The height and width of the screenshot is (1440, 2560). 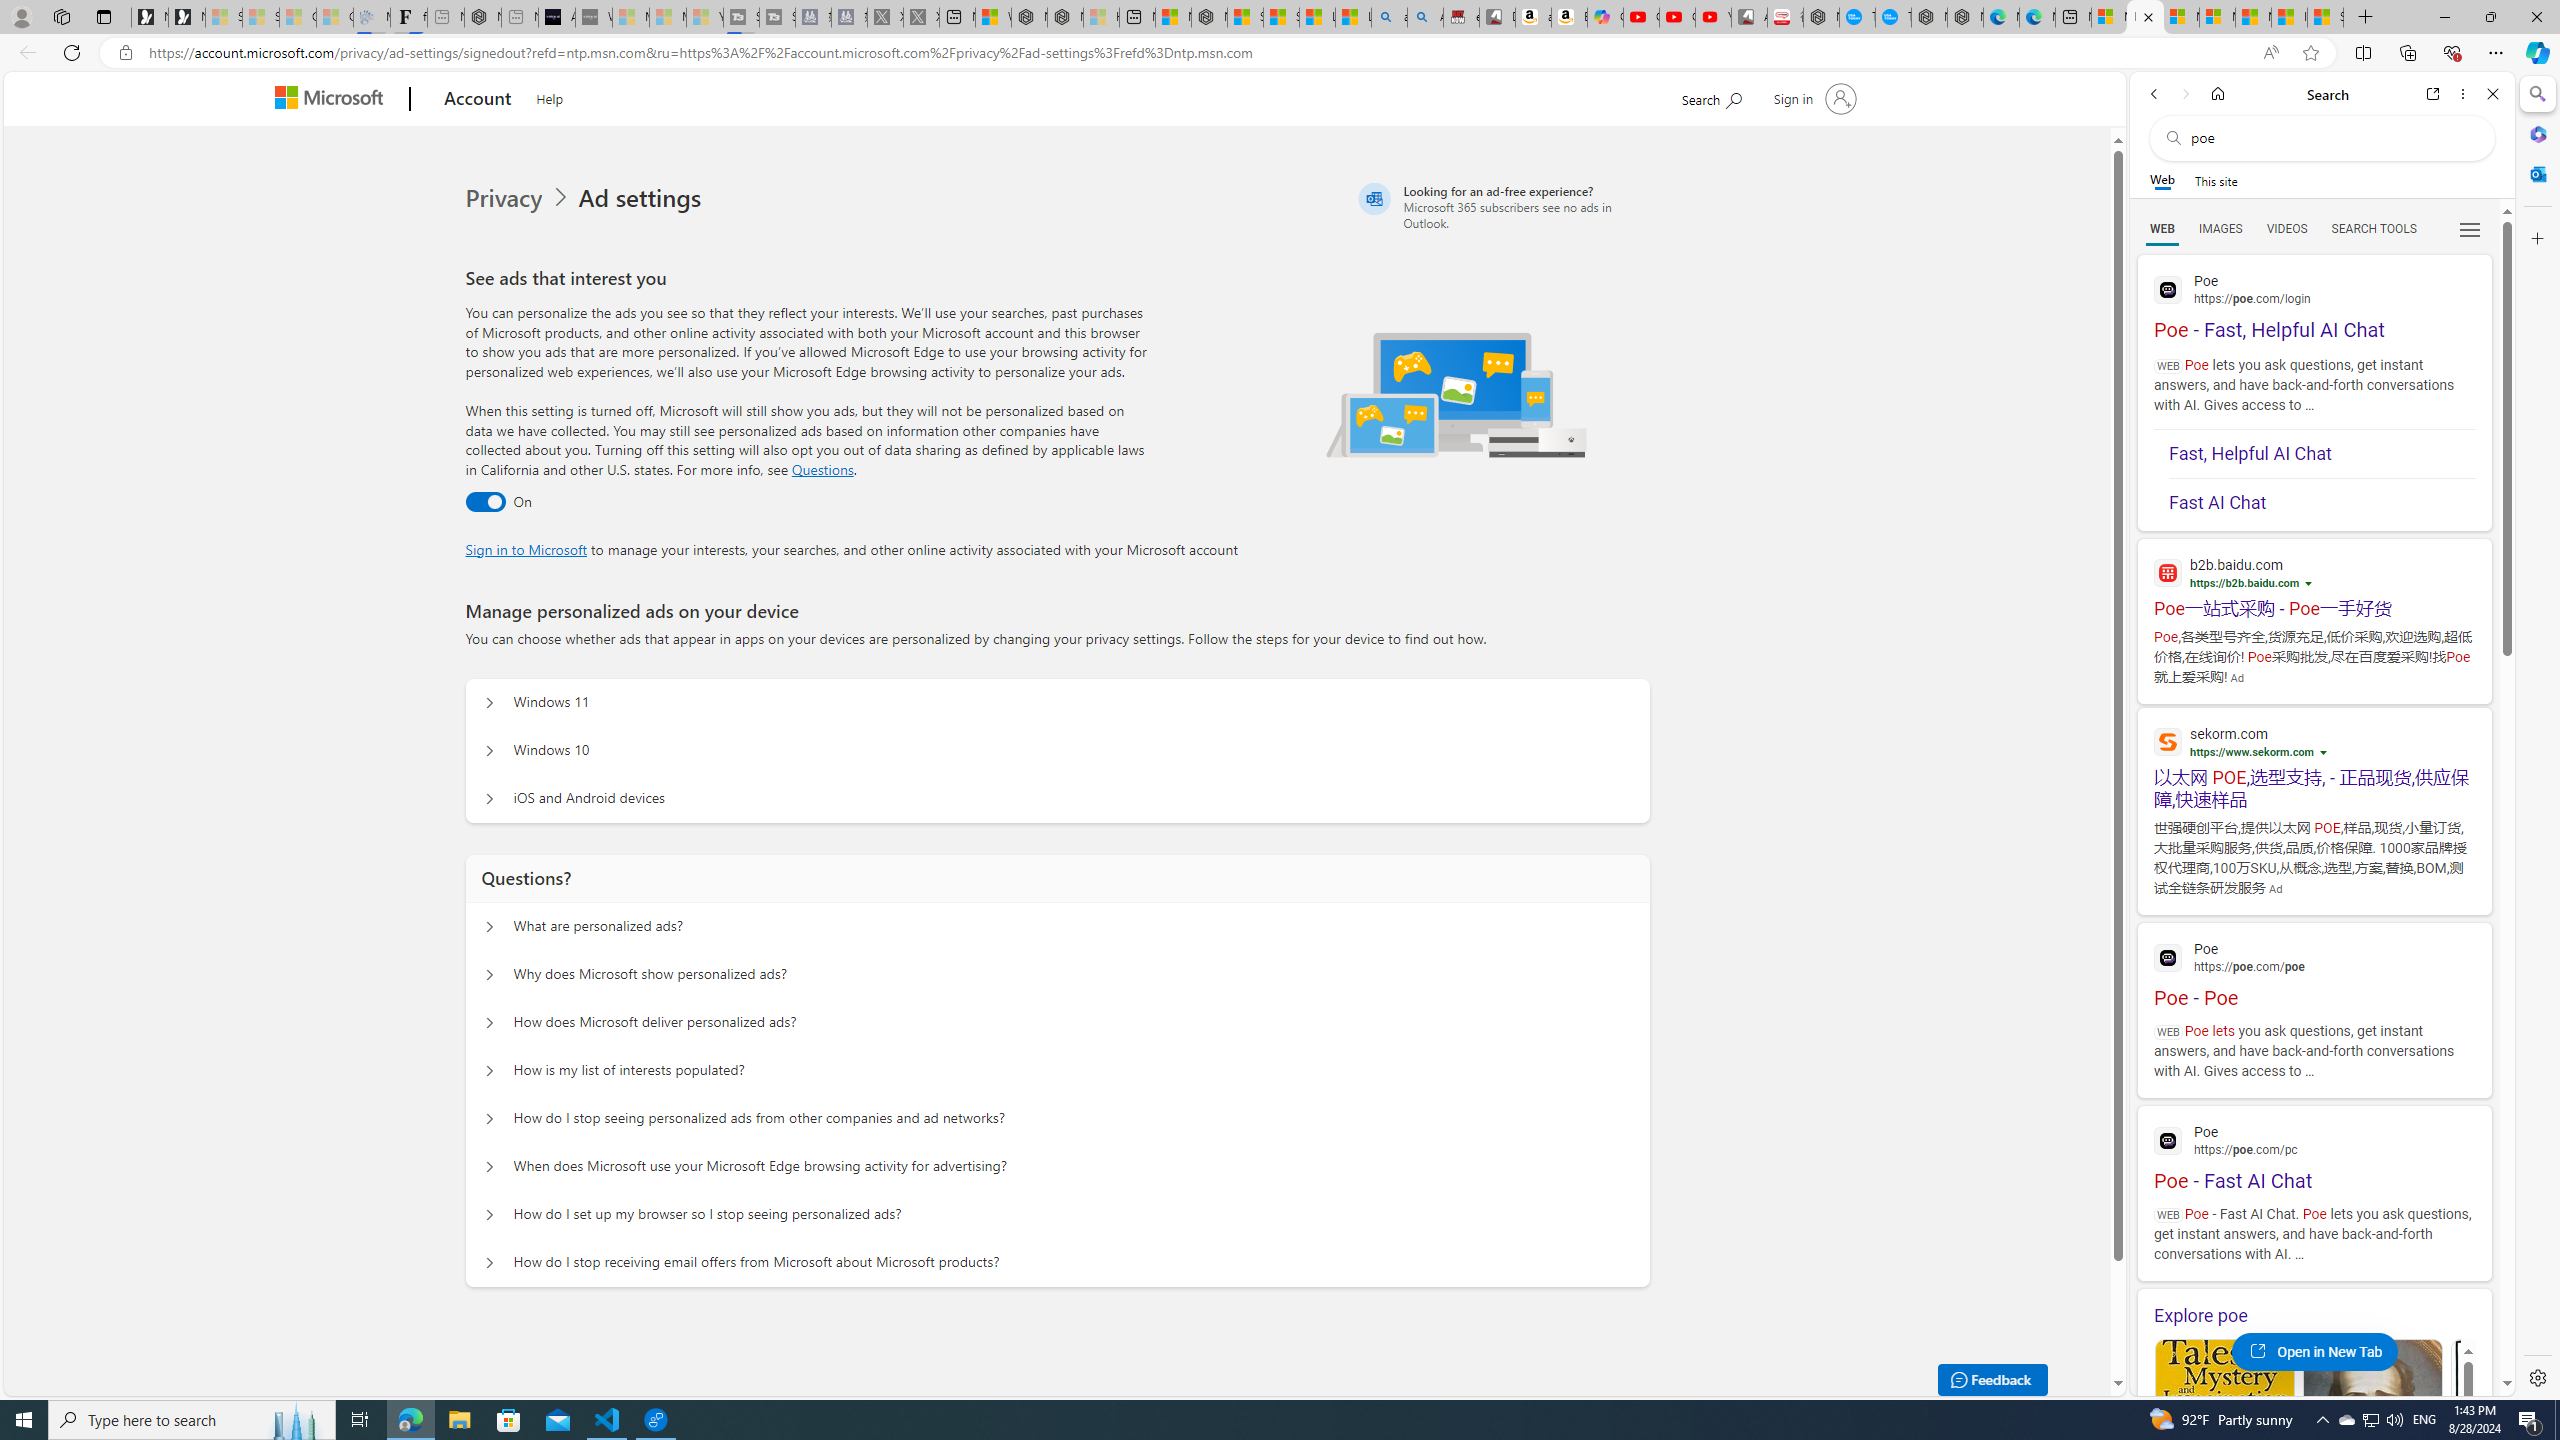 I want to click on 'This site scope', so click(x=2214, y=180).